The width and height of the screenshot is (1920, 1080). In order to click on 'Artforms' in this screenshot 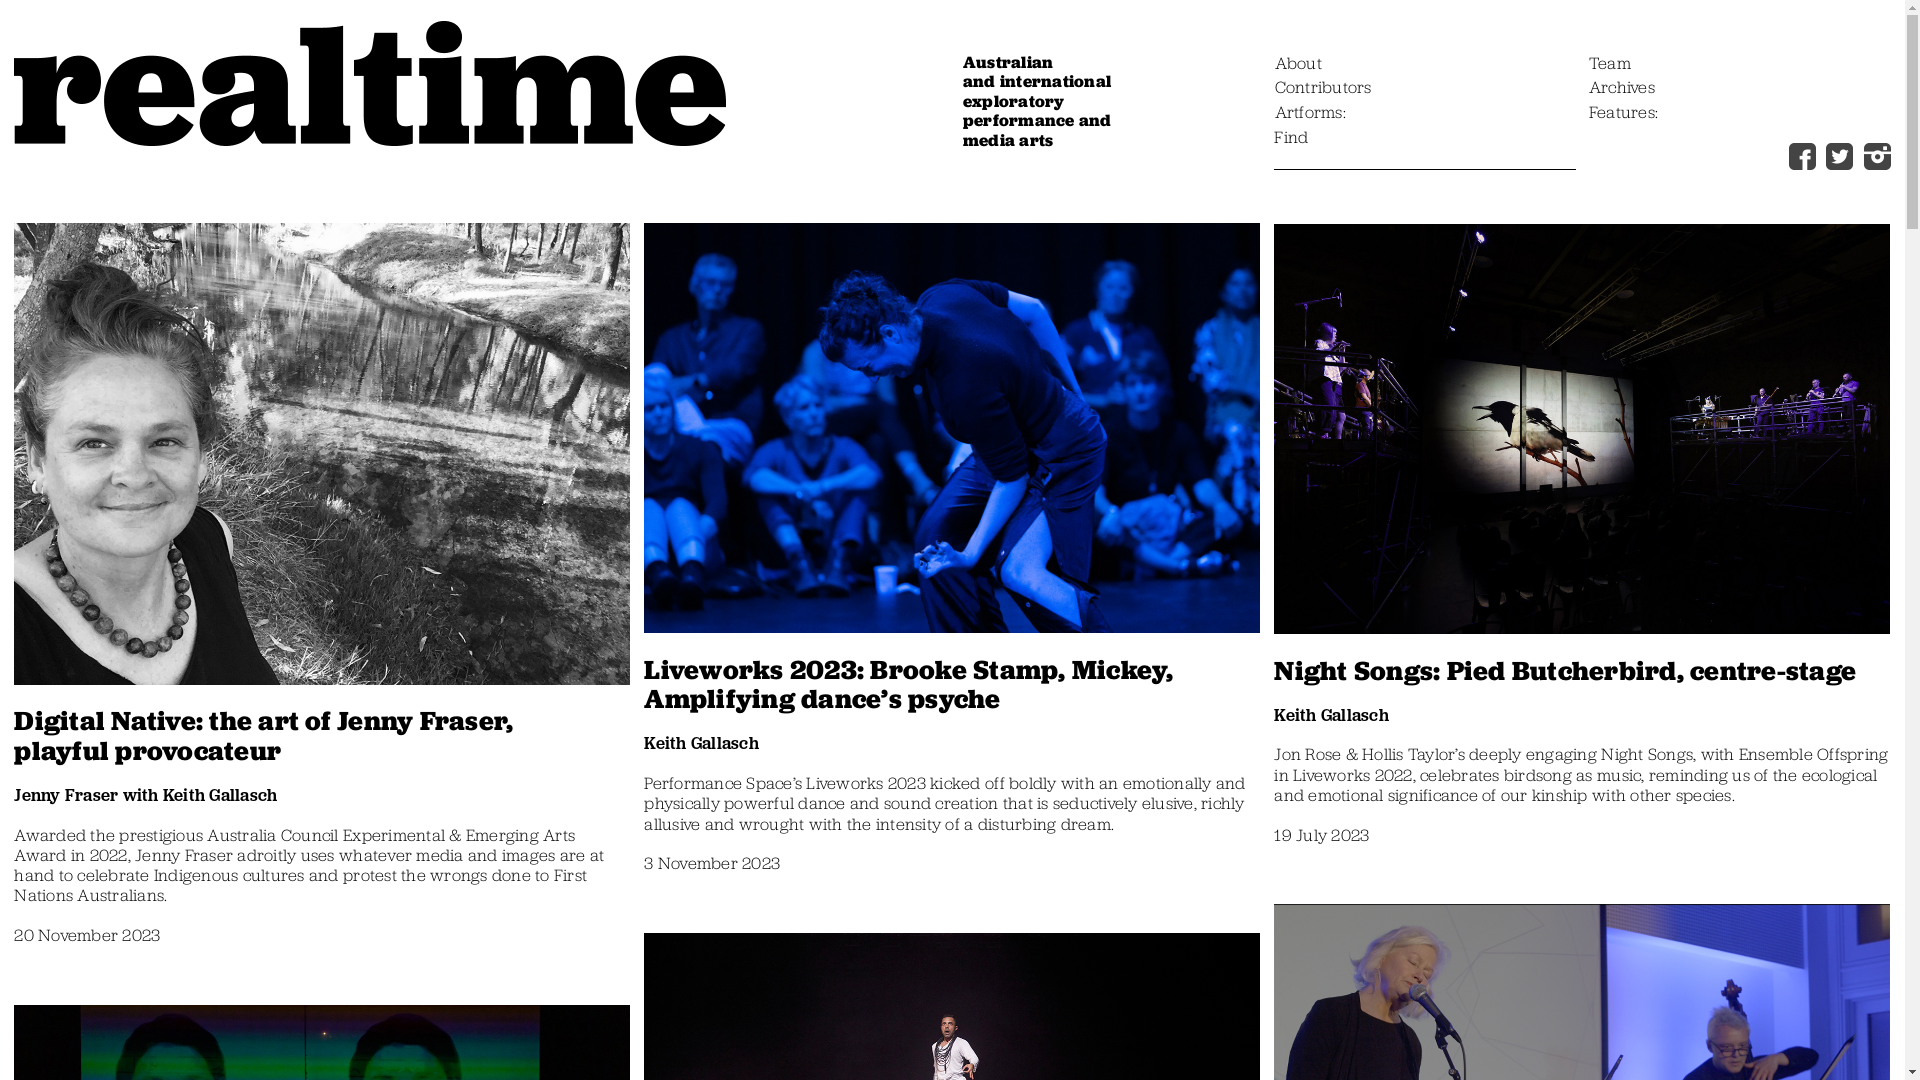, I will do `click(1310, 114)`.